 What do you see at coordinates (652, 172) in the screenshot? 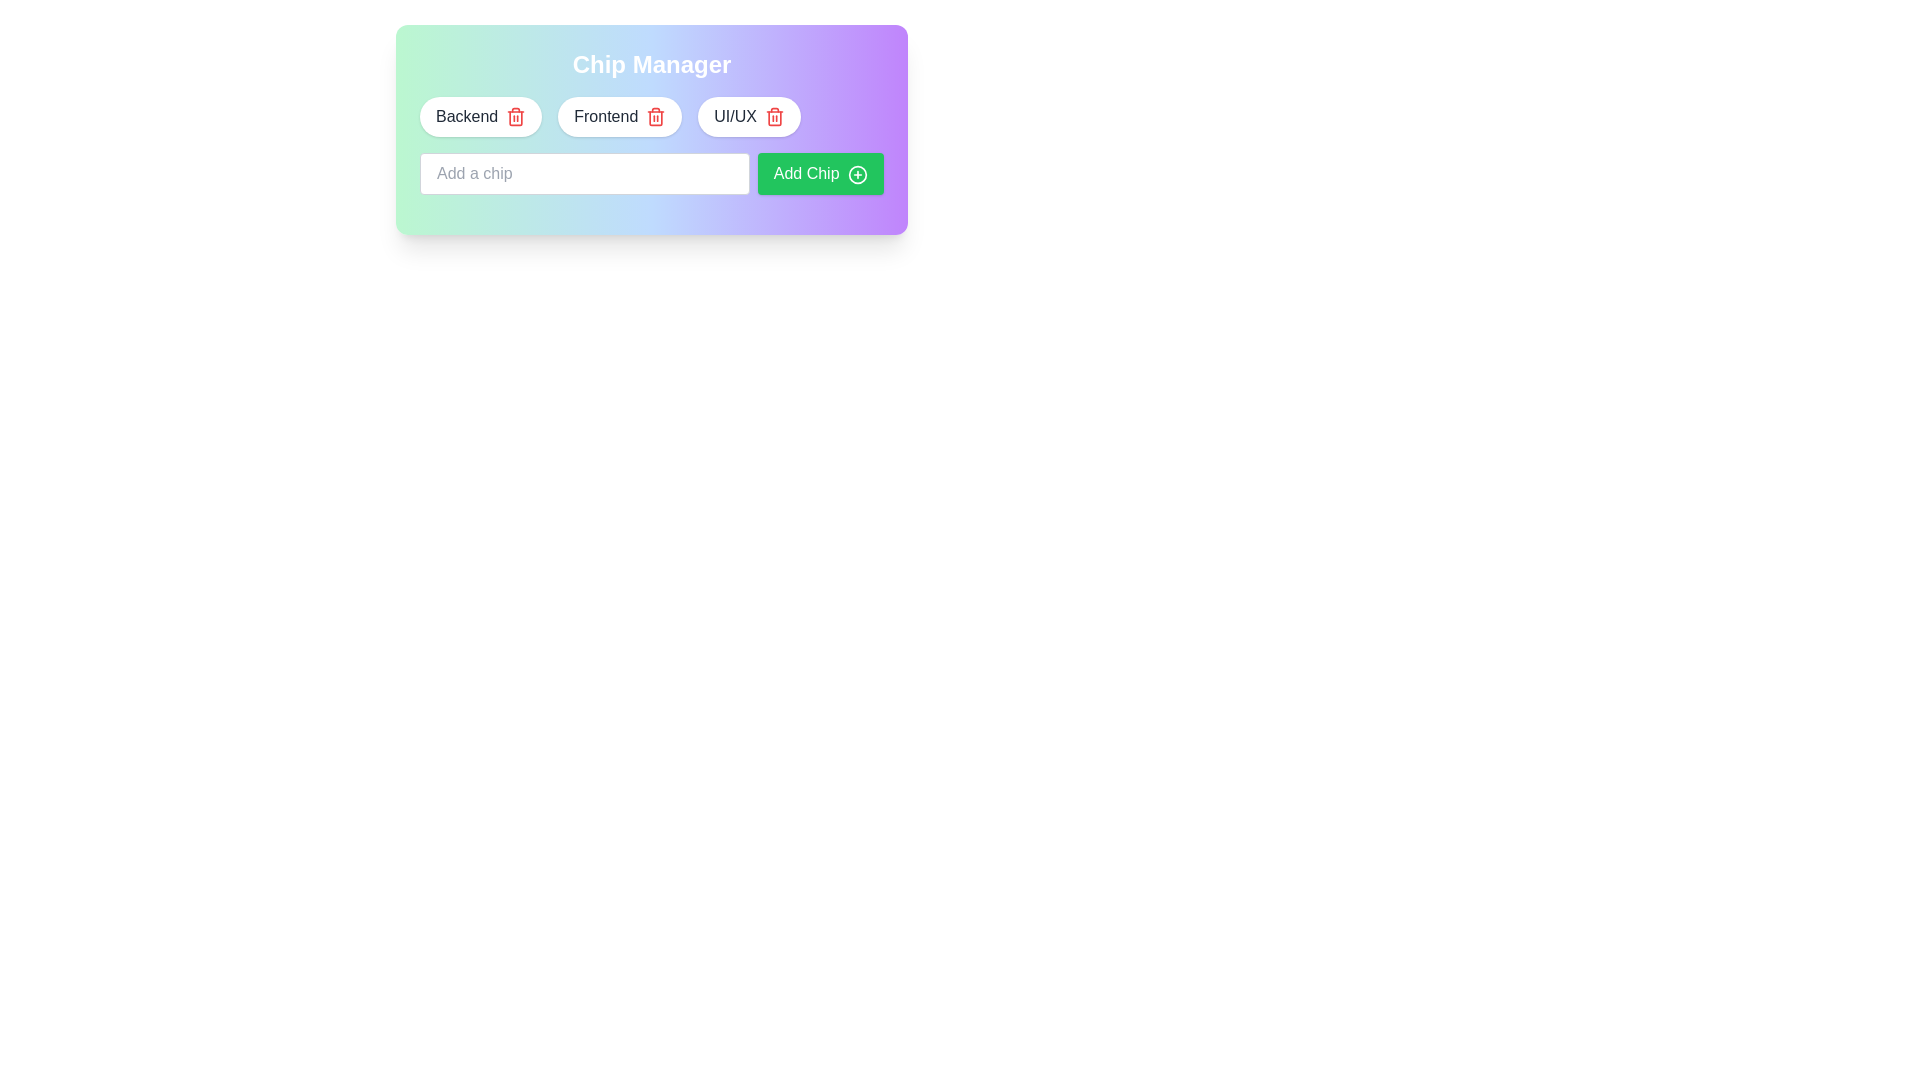
I see `the button located in the input field component for adding chips, which is centrally positioned under the labels 'Backend', 'Frontend', and 'UI/UX'` at bounding box center [652, 172].